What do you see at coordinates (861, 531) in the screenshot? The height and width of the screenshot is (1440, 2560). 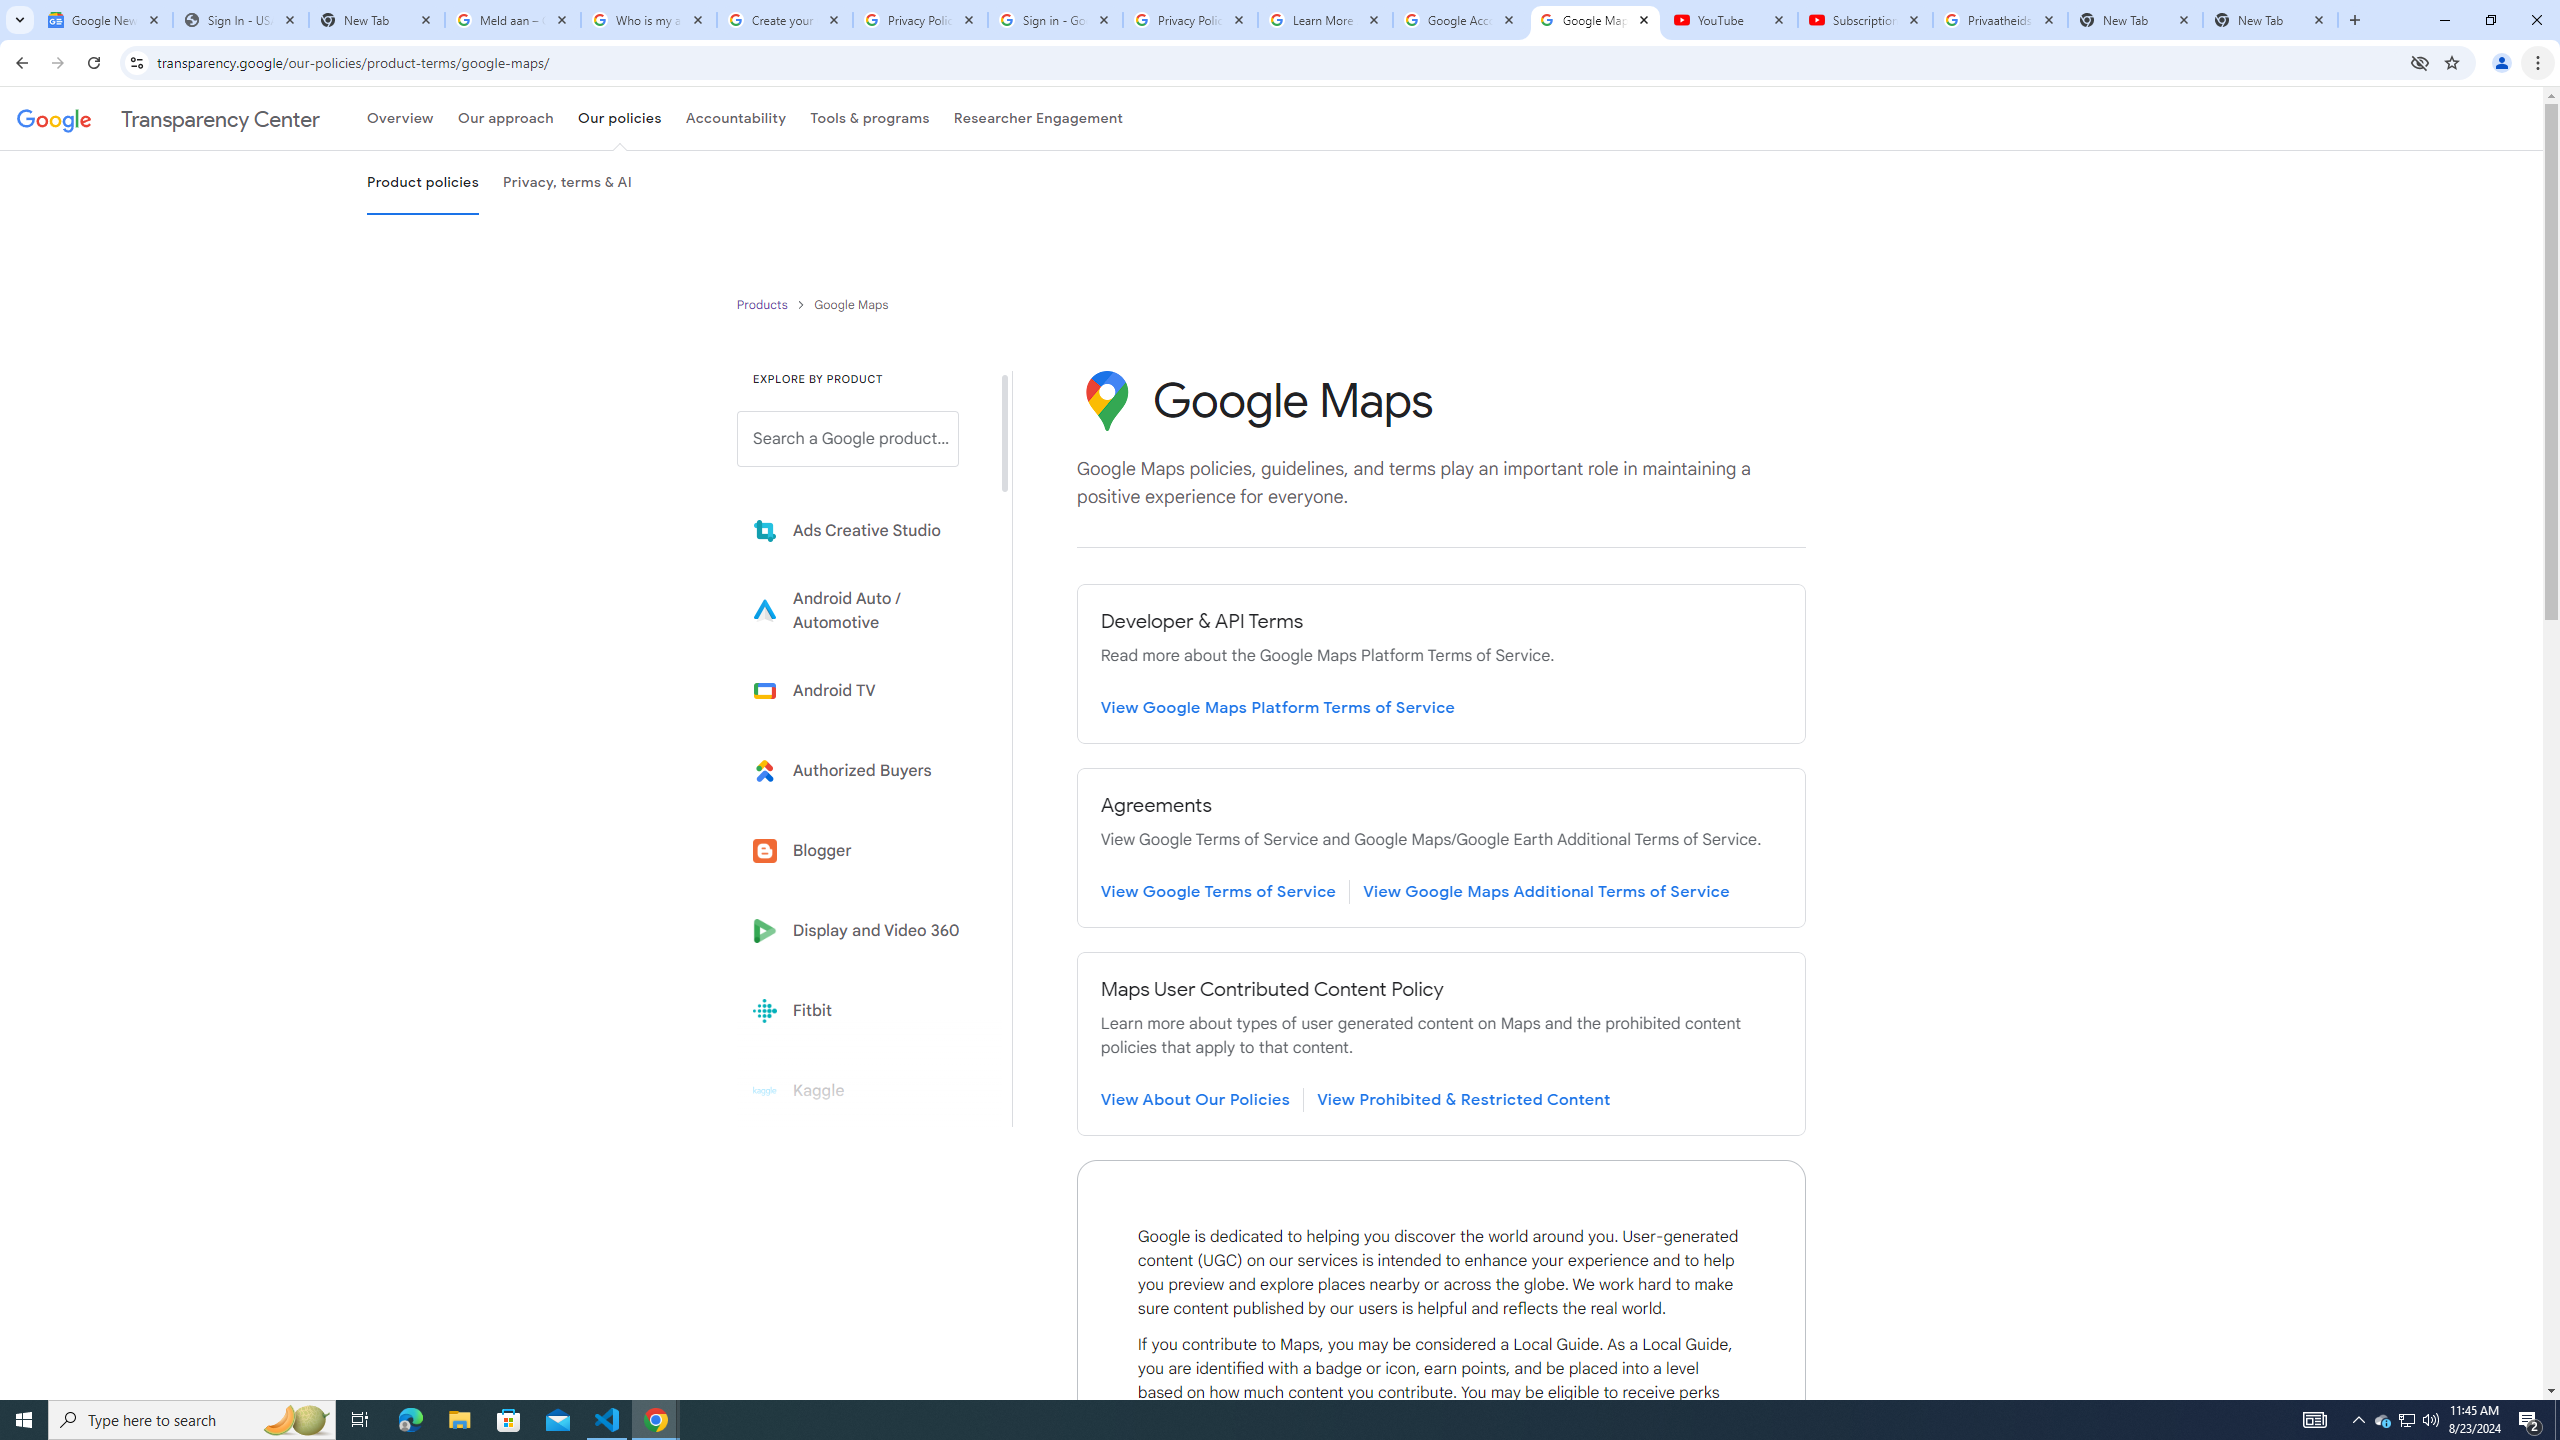 I see `'Learn more about Ads Creative Studio'` at bounding box center [861, 531].